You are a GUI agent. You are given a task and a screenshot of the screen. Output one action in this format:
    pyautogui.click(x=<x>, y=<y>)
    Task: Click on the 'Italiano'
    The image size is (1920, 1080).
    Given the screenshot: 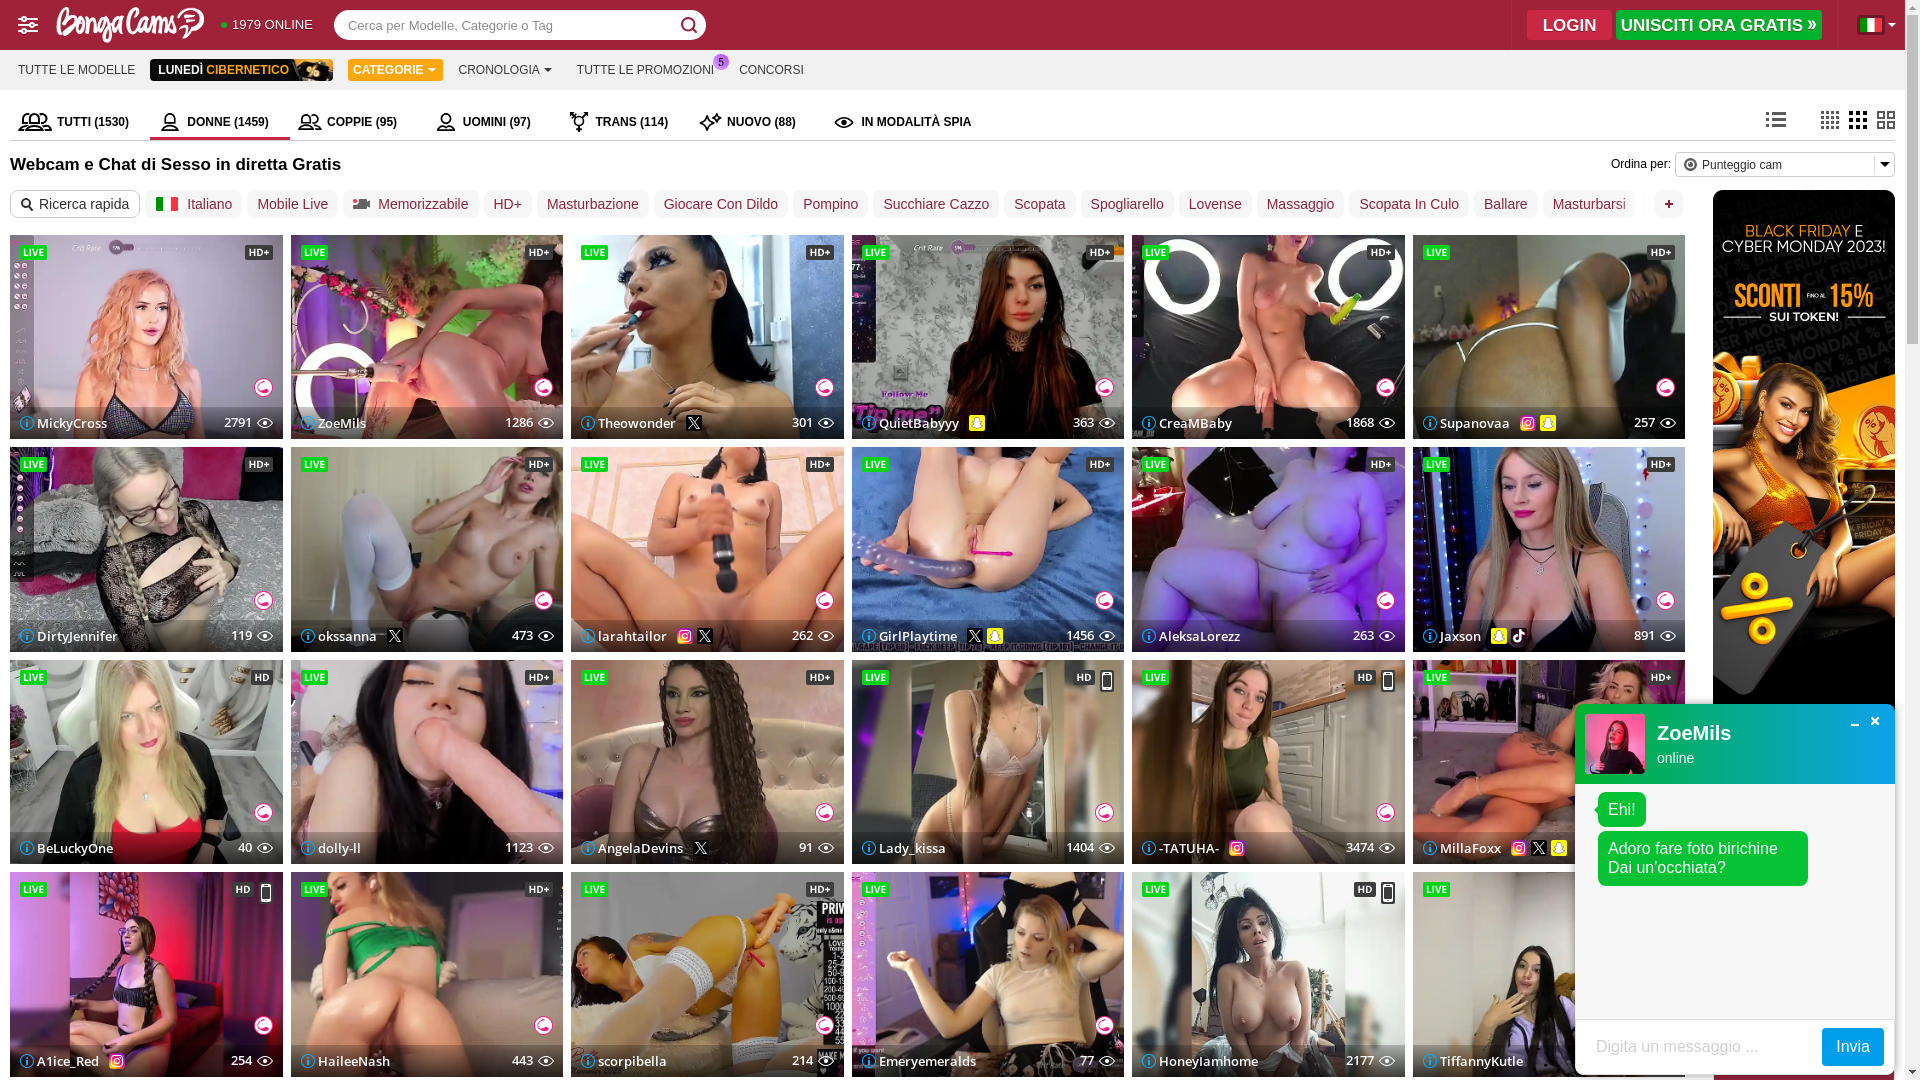 What is the action you would take?
    pyautogui.click(x=193, y=204)
    